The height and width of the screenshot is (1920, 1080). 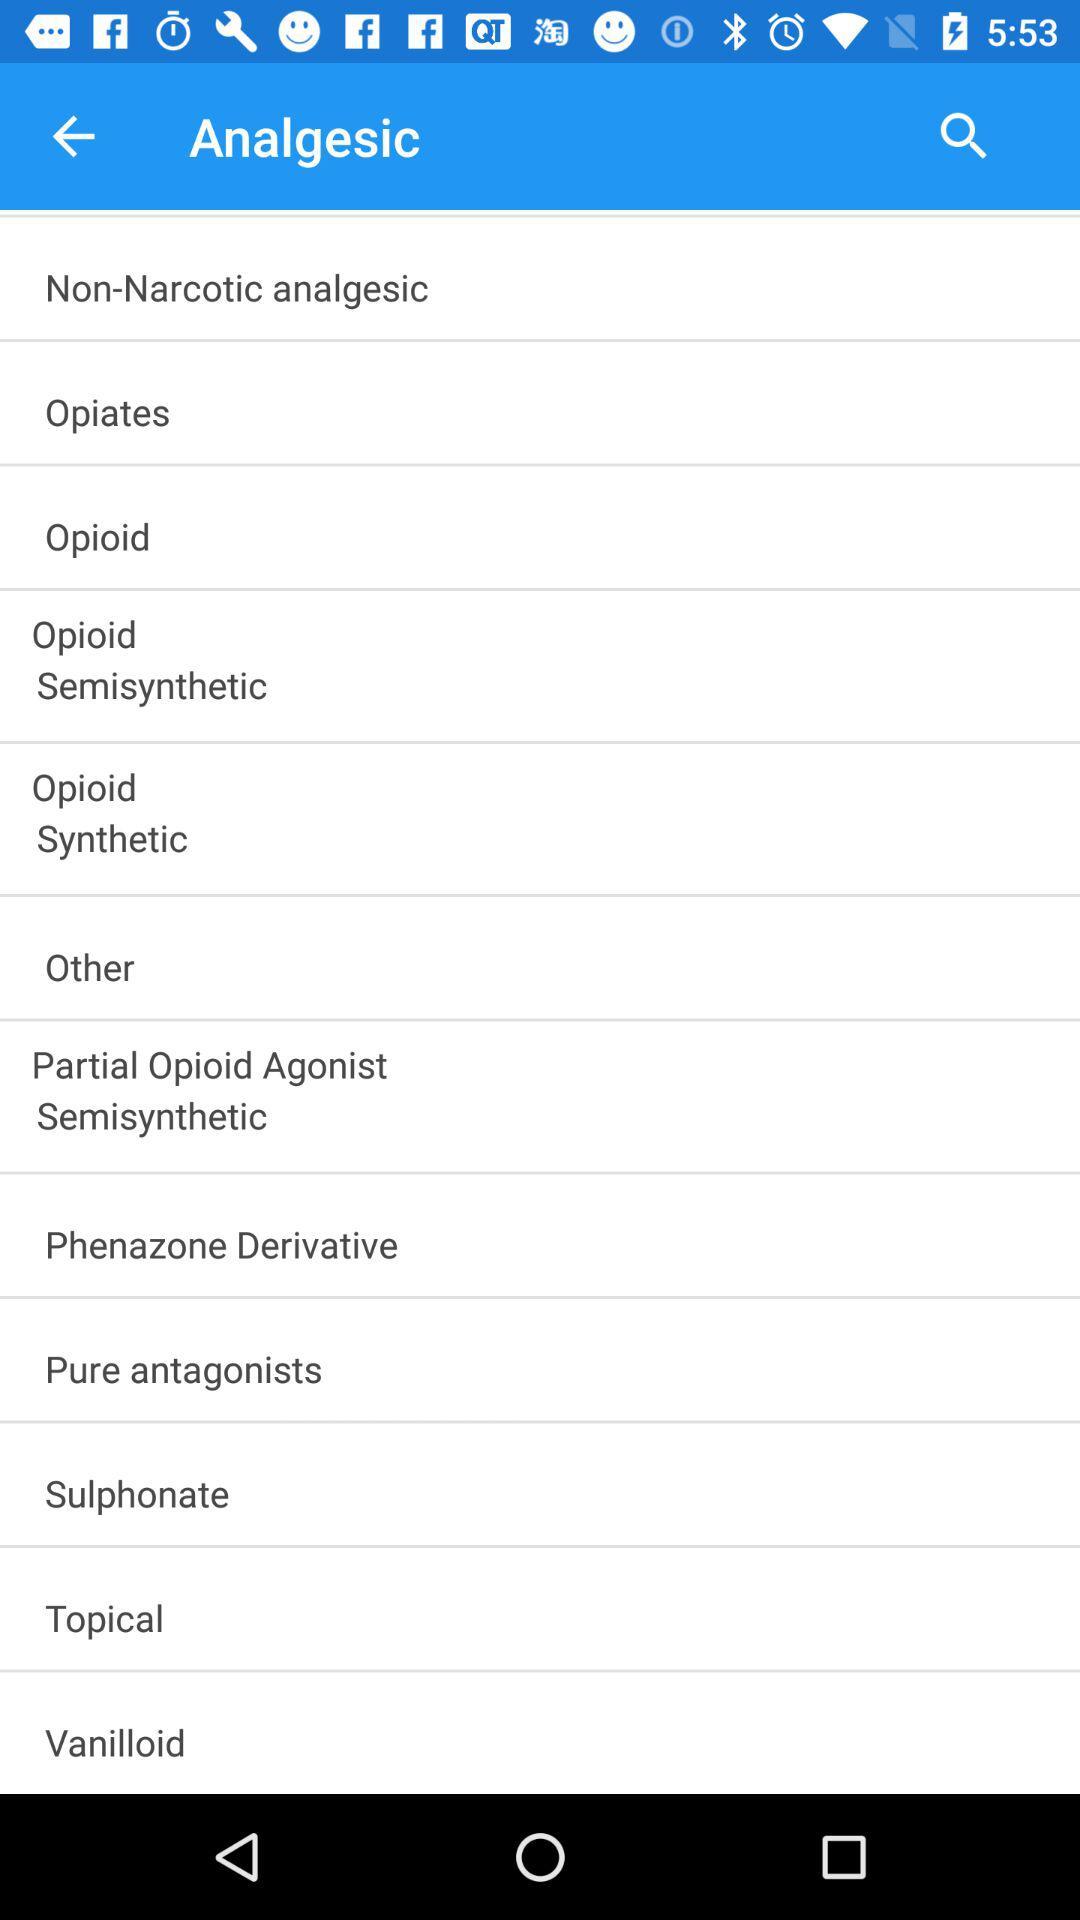 What do you see at coordinates (549, 404) in the screenshot?
I see `the item below non-narcotic analgesic icon` at bounding box center [549, 404].